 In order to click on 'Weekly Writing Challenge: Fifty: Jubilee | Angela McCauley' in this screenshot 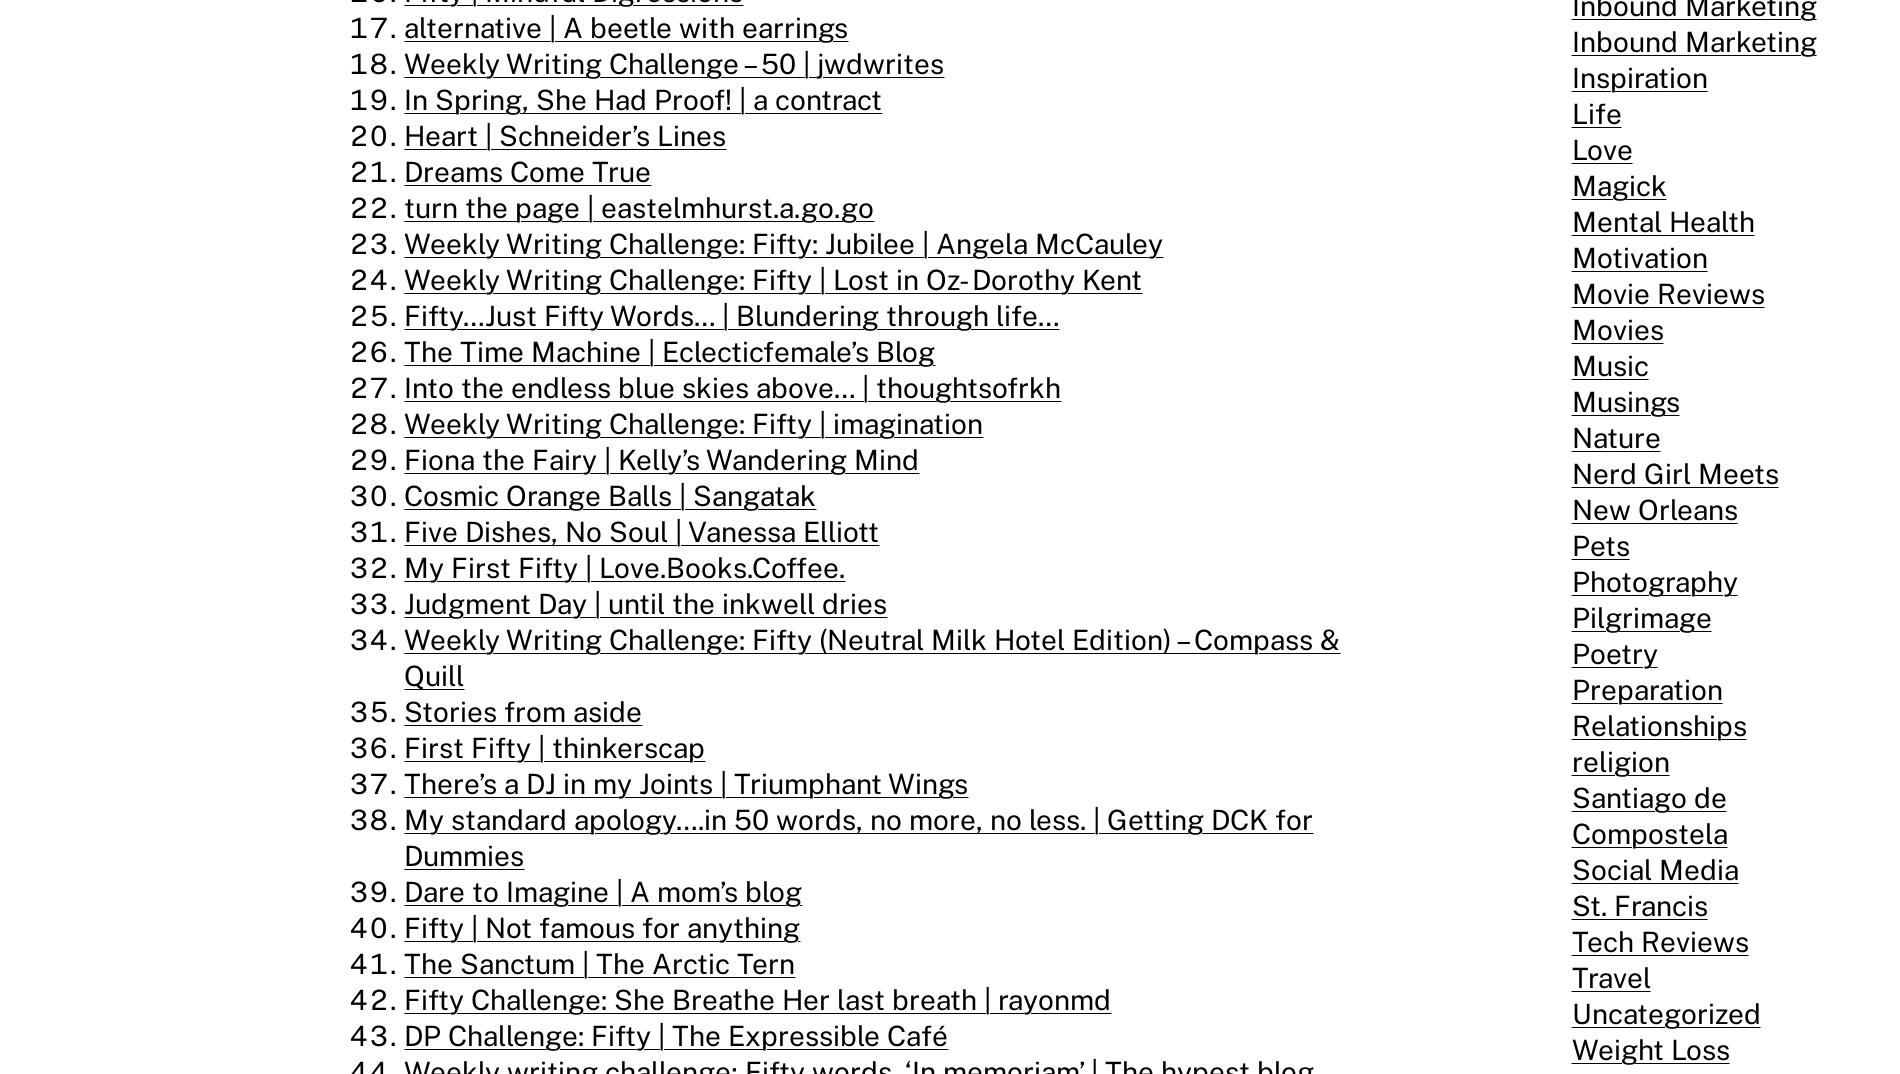, I will do `click(782, 242)`.